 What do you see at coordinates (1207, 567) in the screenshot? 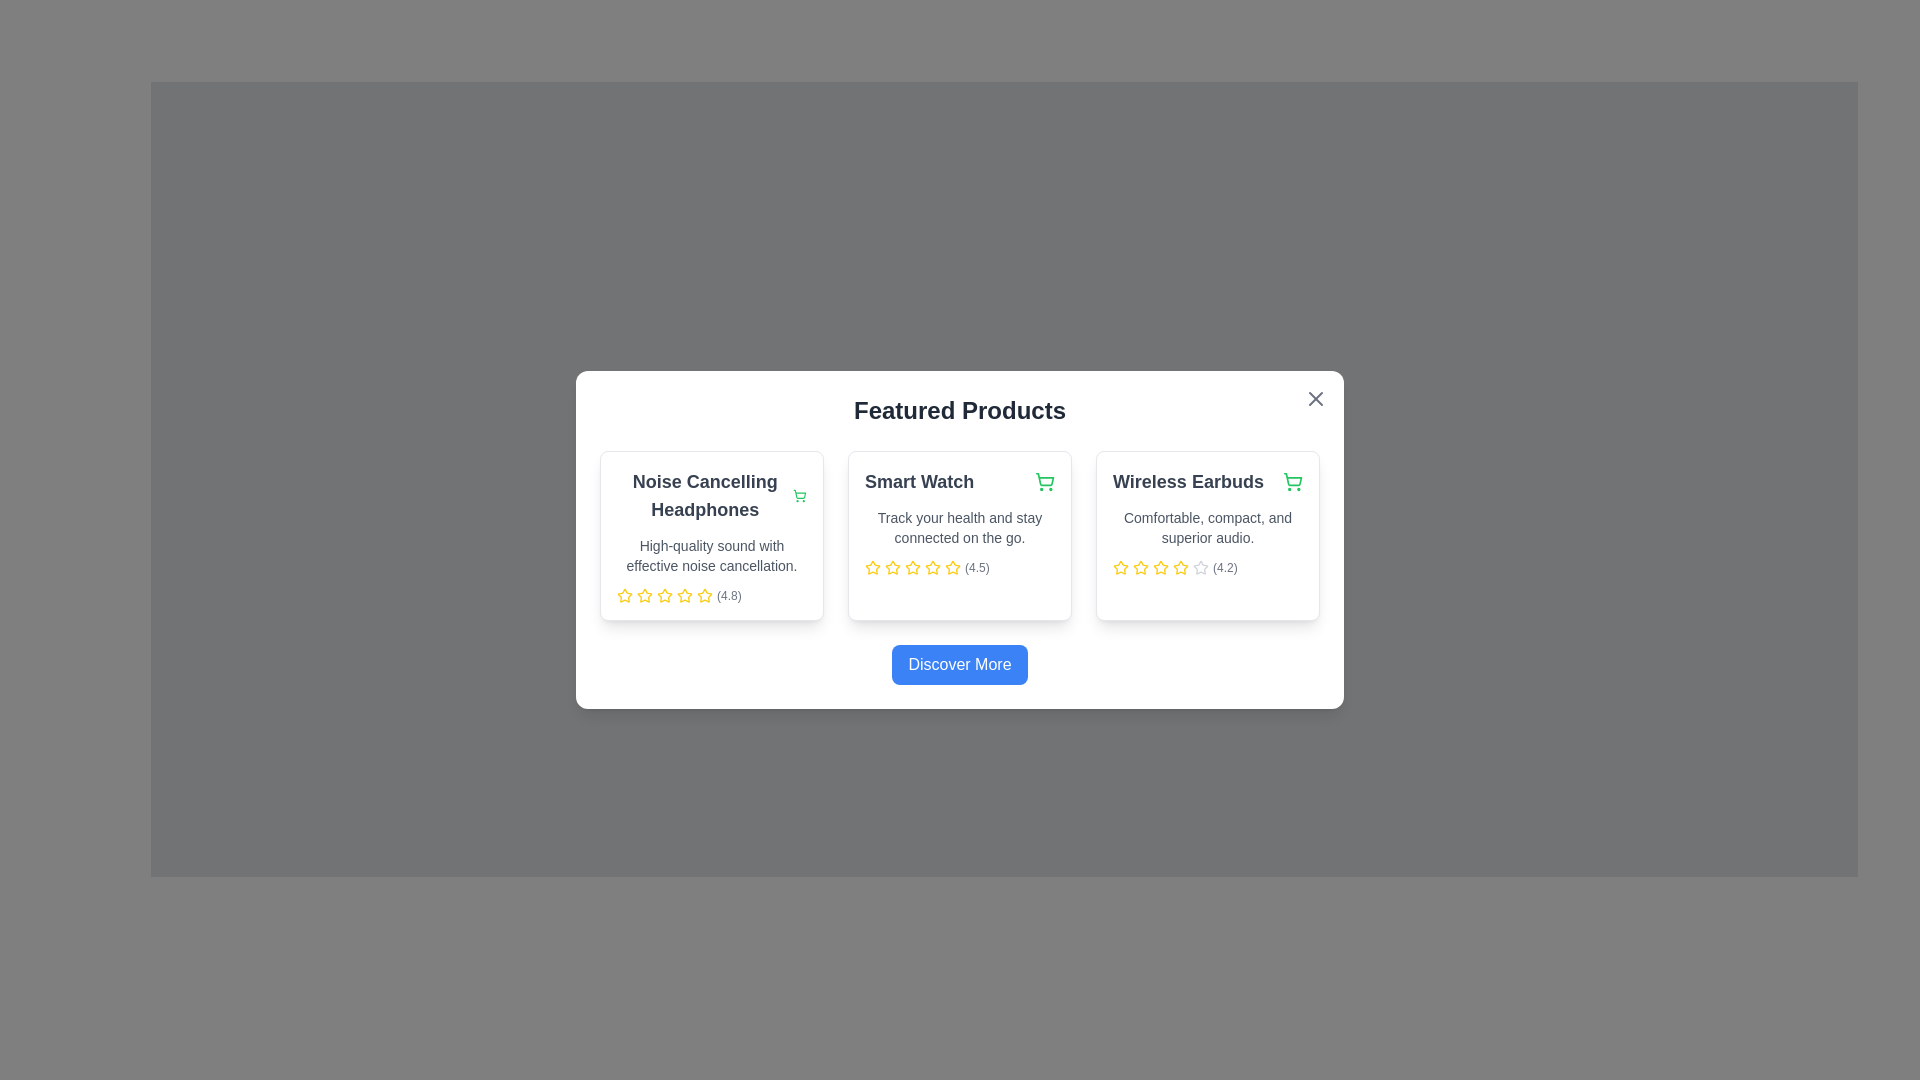
I see `the rating display for the 'Wireless Earbuds' item, which visually indicates the rating with stars and the numerical value '(4.2)', located centrally at the bottom part of the card` at bounding box center [1207, 567].